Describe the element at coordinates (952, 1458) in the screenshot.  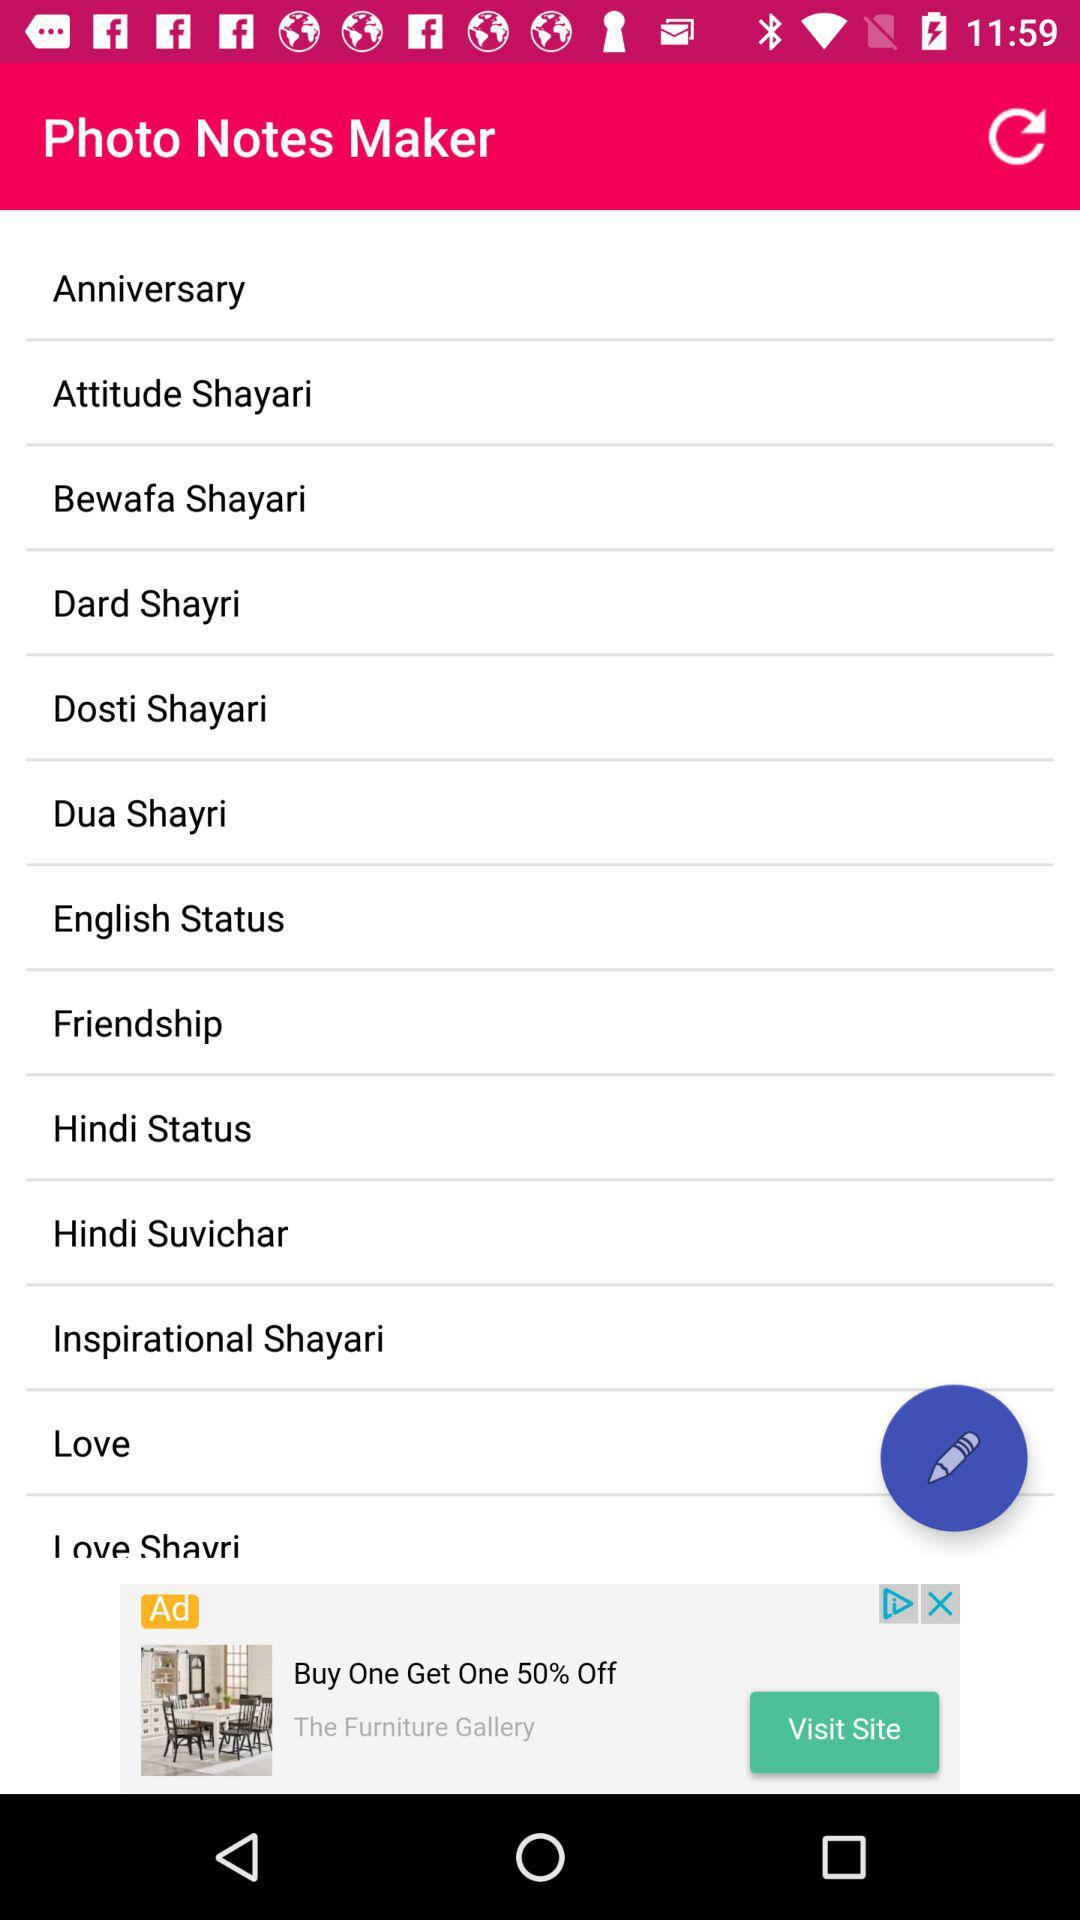
I see `writing` at that location.